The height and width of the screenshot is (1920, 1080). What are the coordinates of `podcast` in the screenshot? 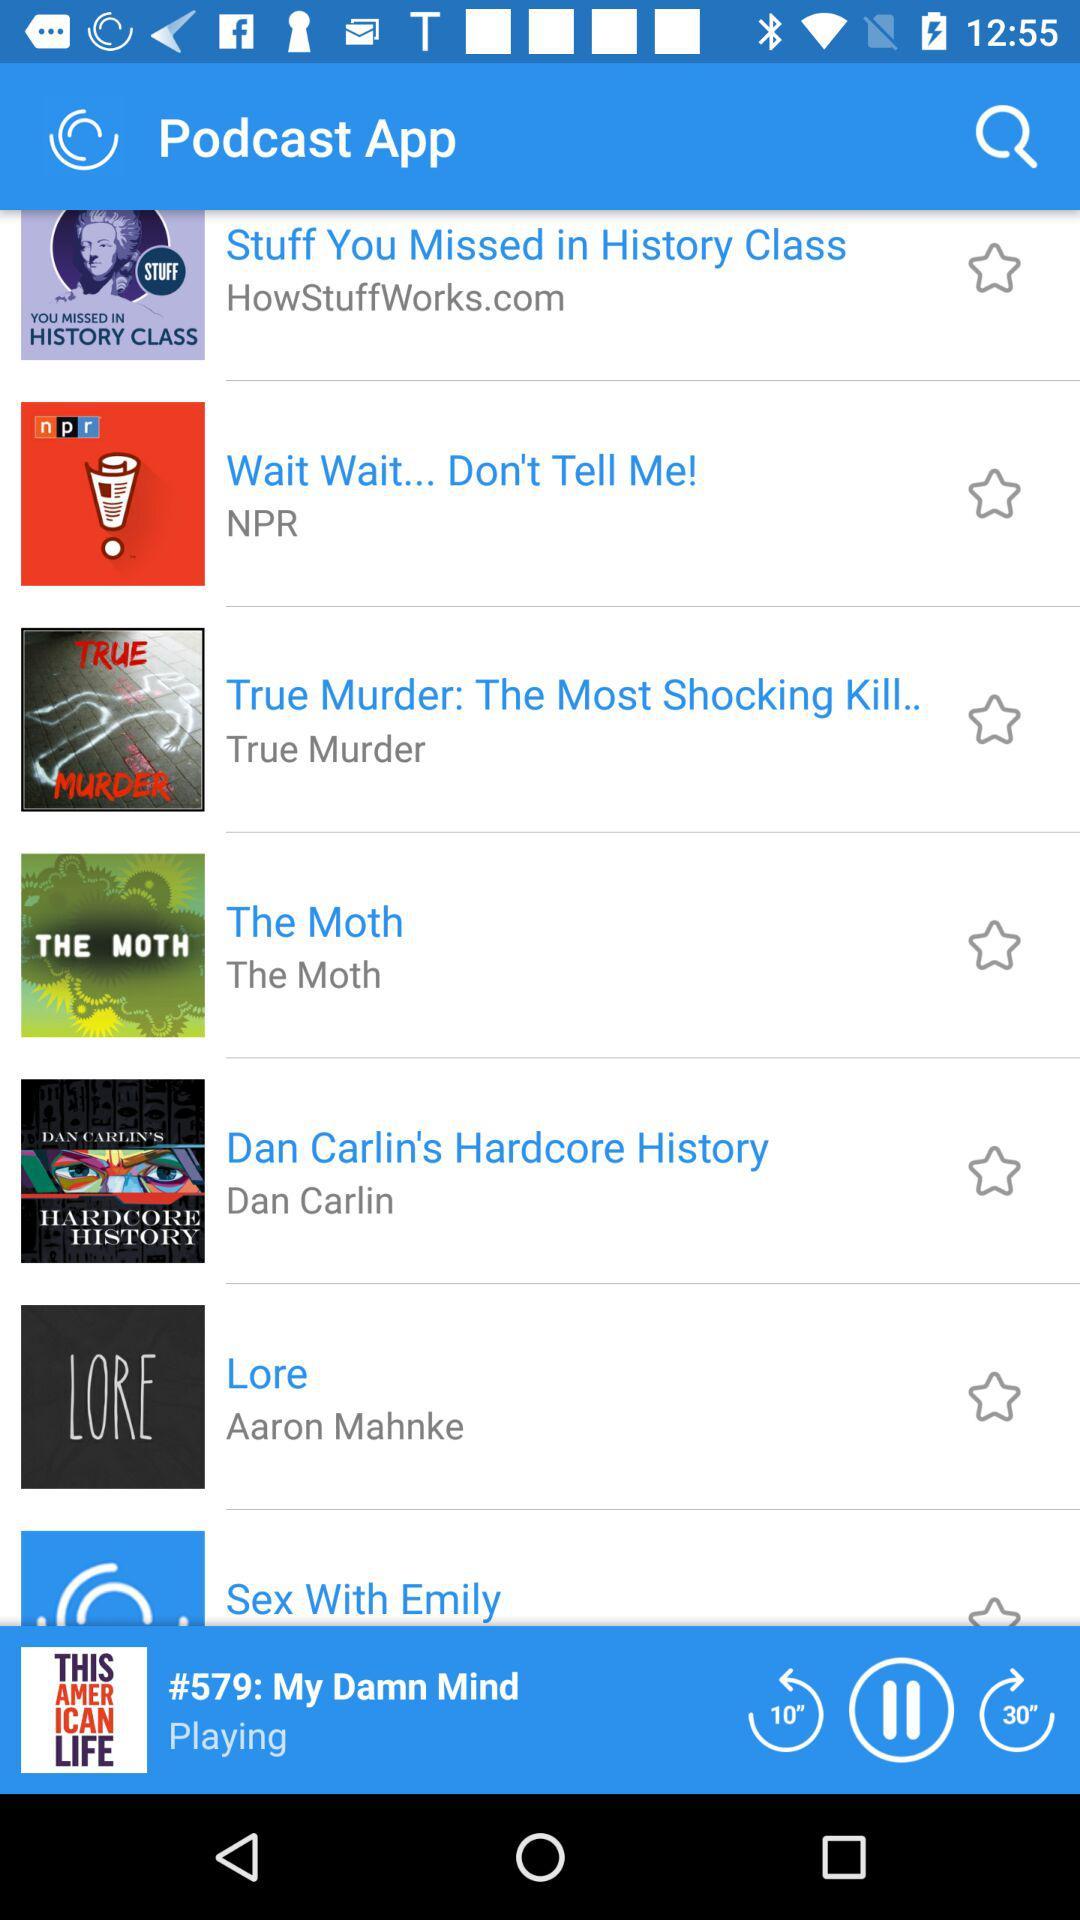 It's located at (994, 944).